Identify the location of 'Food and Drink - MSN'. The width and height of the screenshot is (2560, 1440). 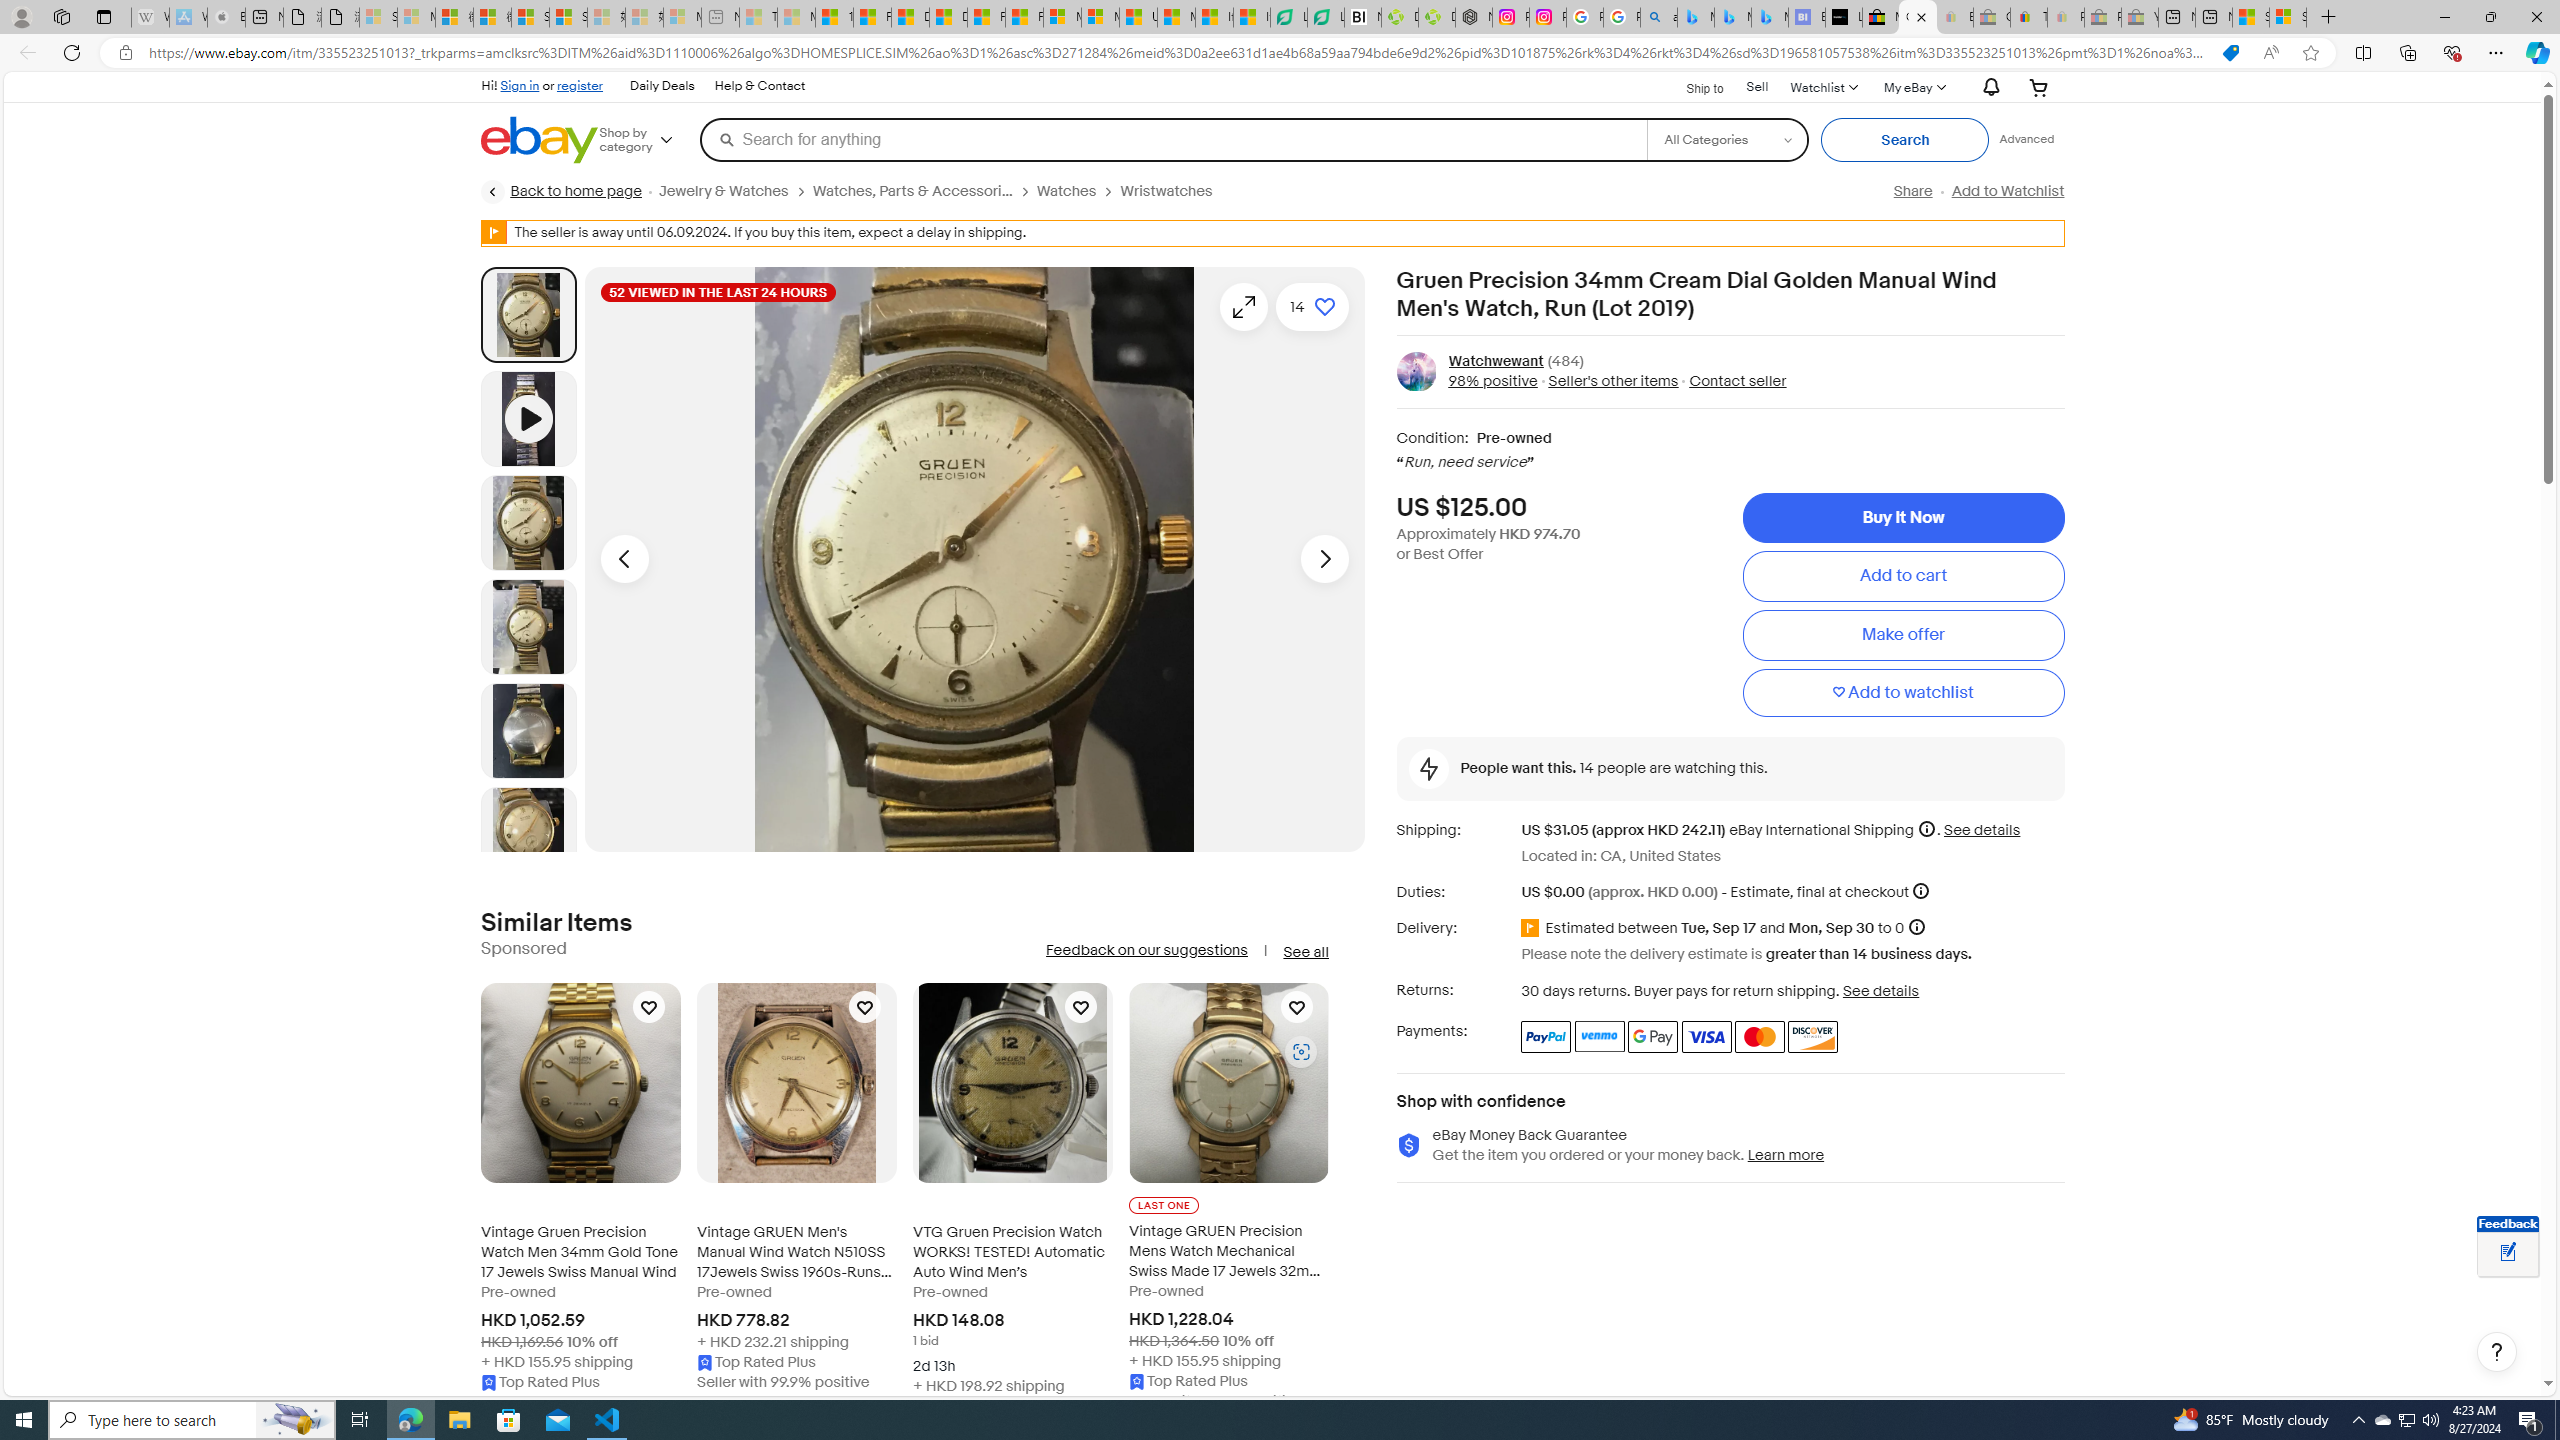
(872, 16).